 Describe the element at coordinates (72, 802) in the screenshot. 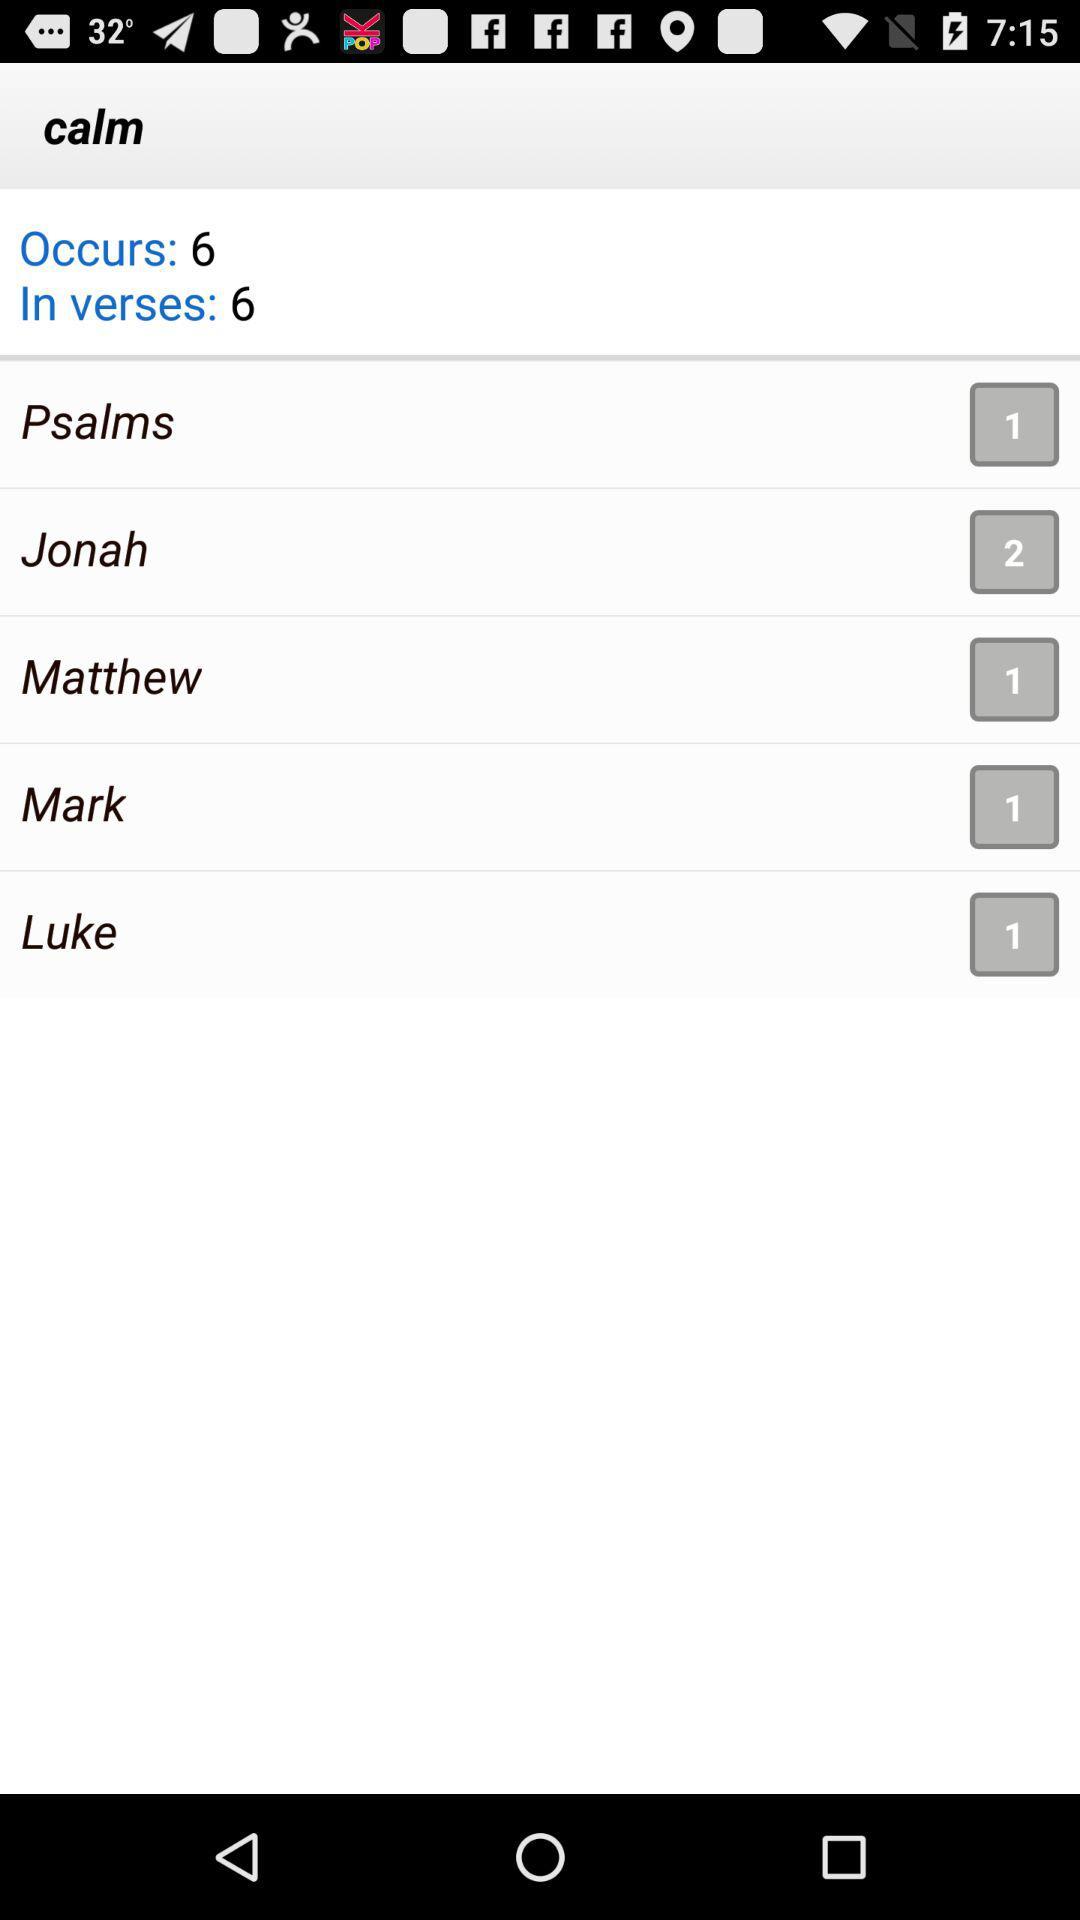

I see `icon below matthew app` at that location.